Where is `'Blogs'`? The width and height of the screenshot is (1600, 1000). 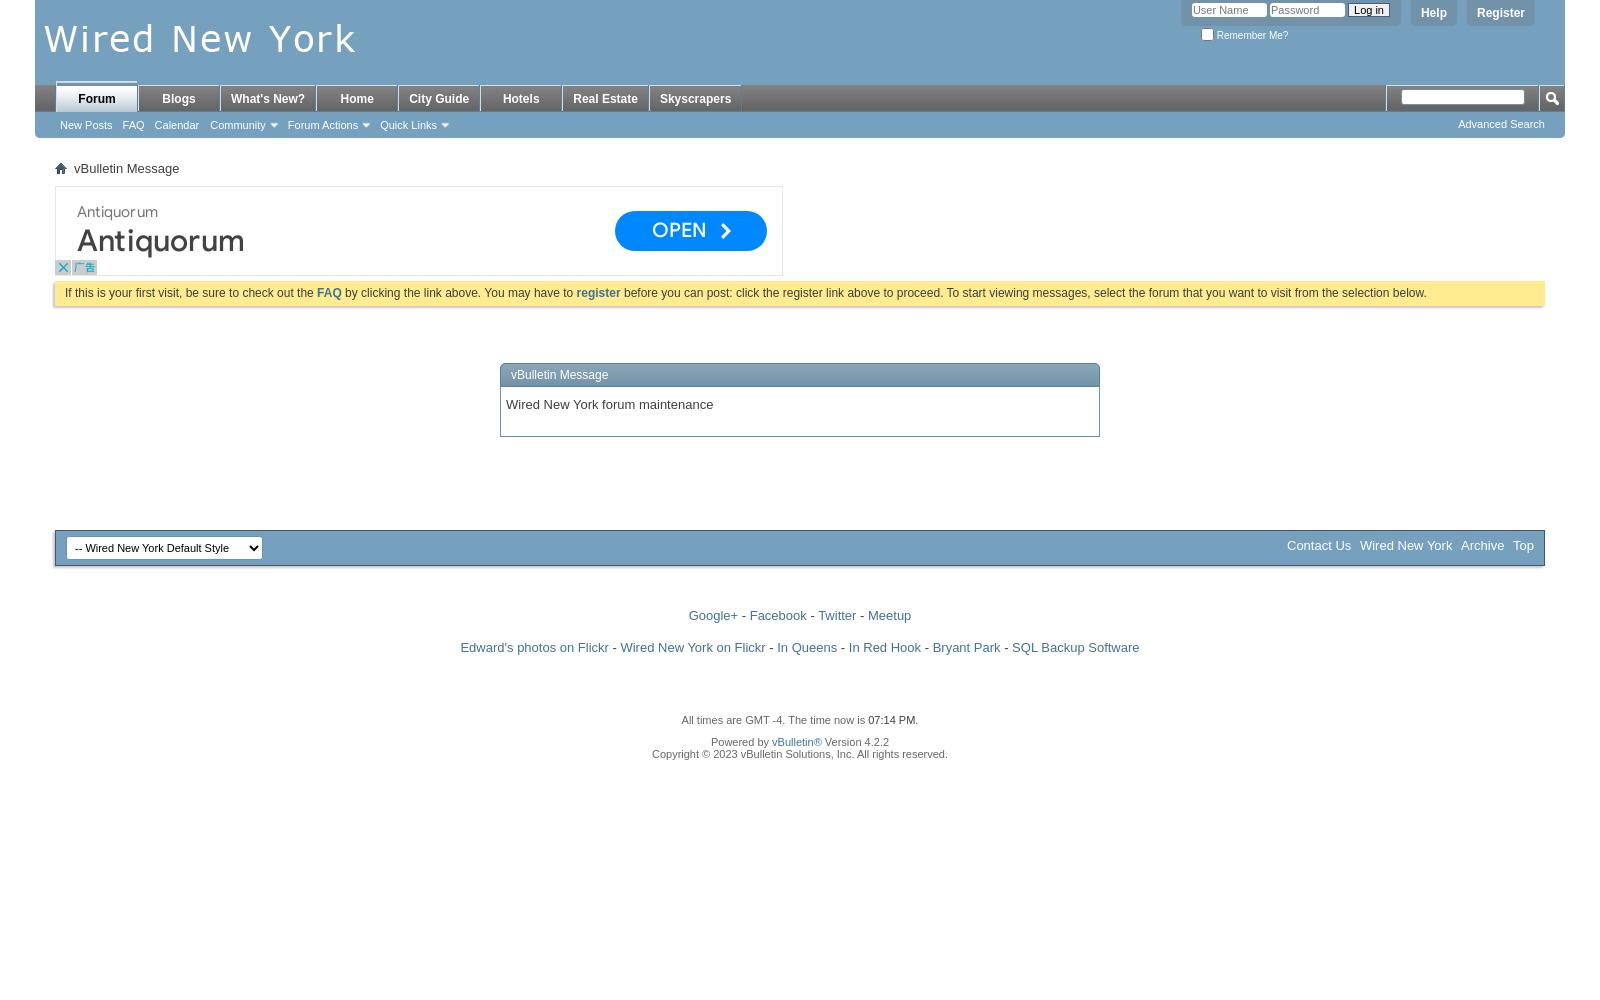 'Blogs' is located at coordinates (177, 98).